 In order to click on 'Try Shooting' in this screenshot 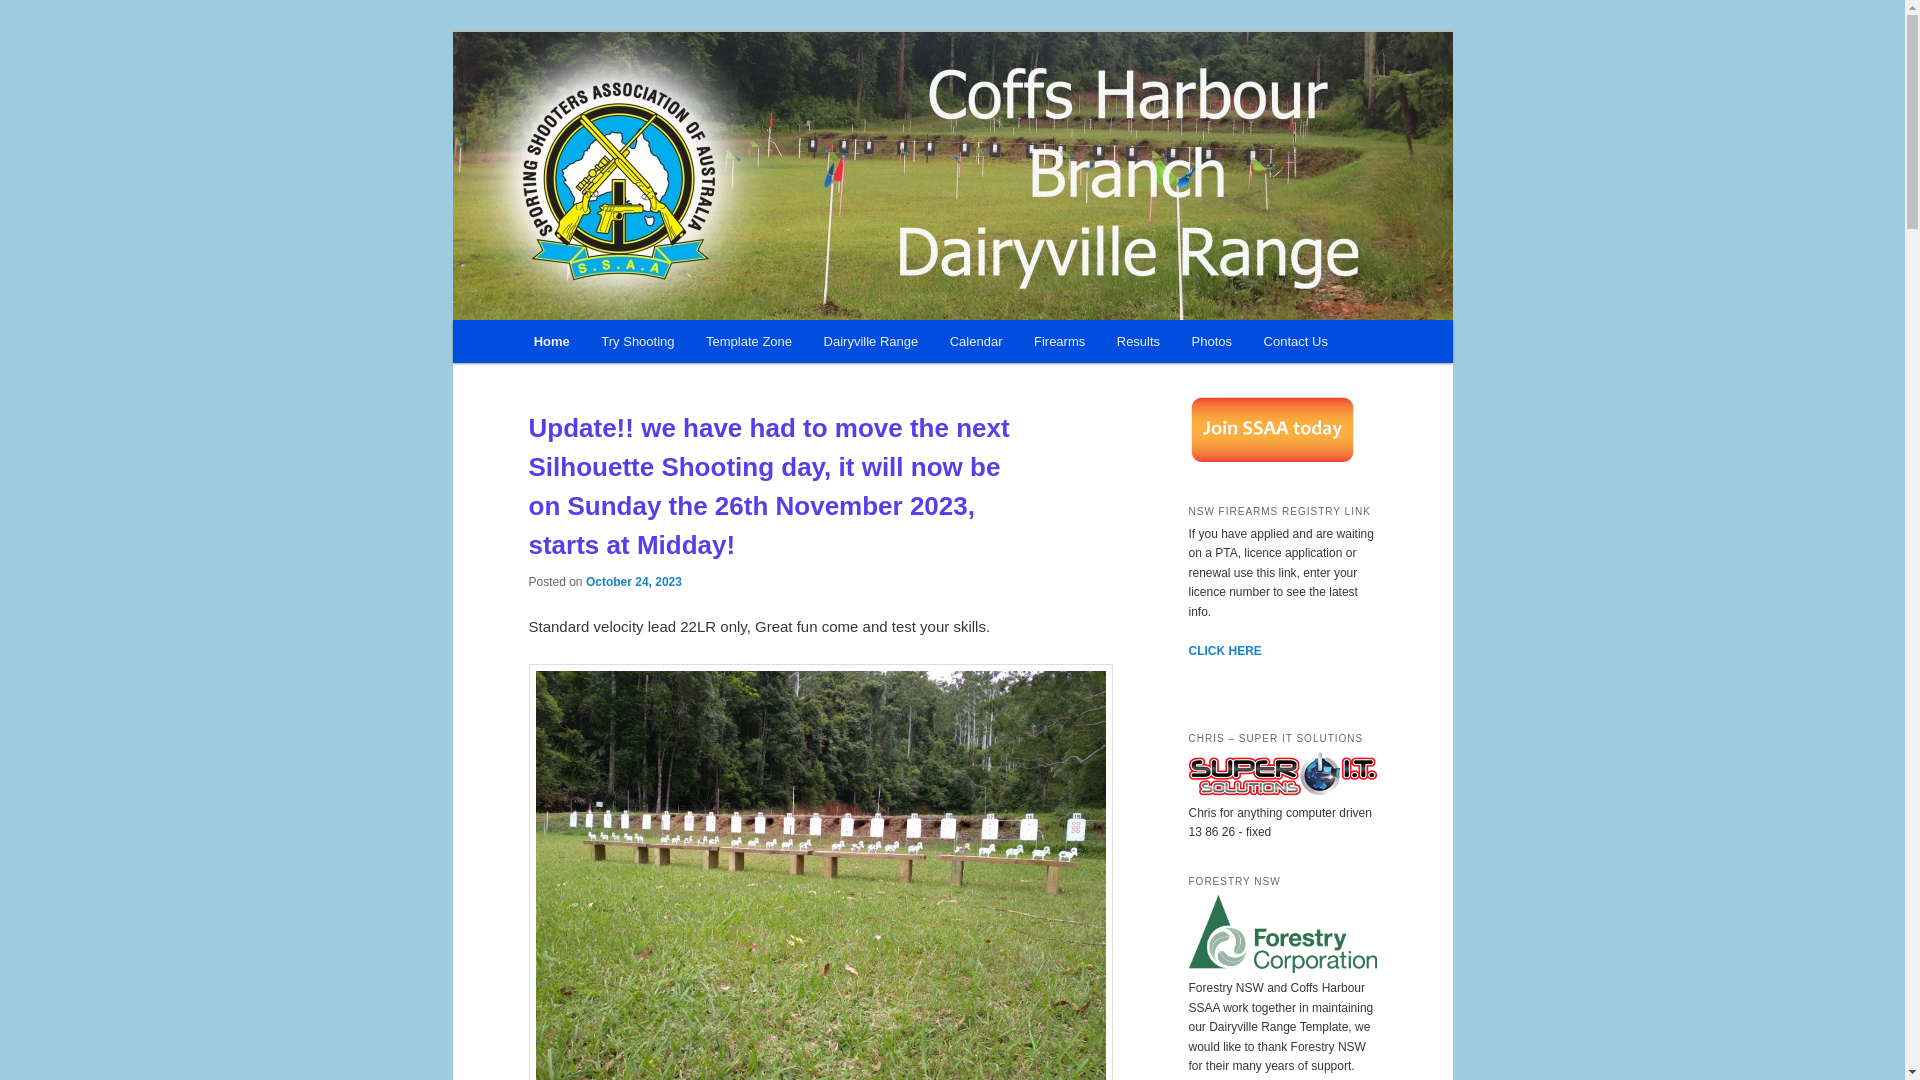, I will do `click(637, 340)`.